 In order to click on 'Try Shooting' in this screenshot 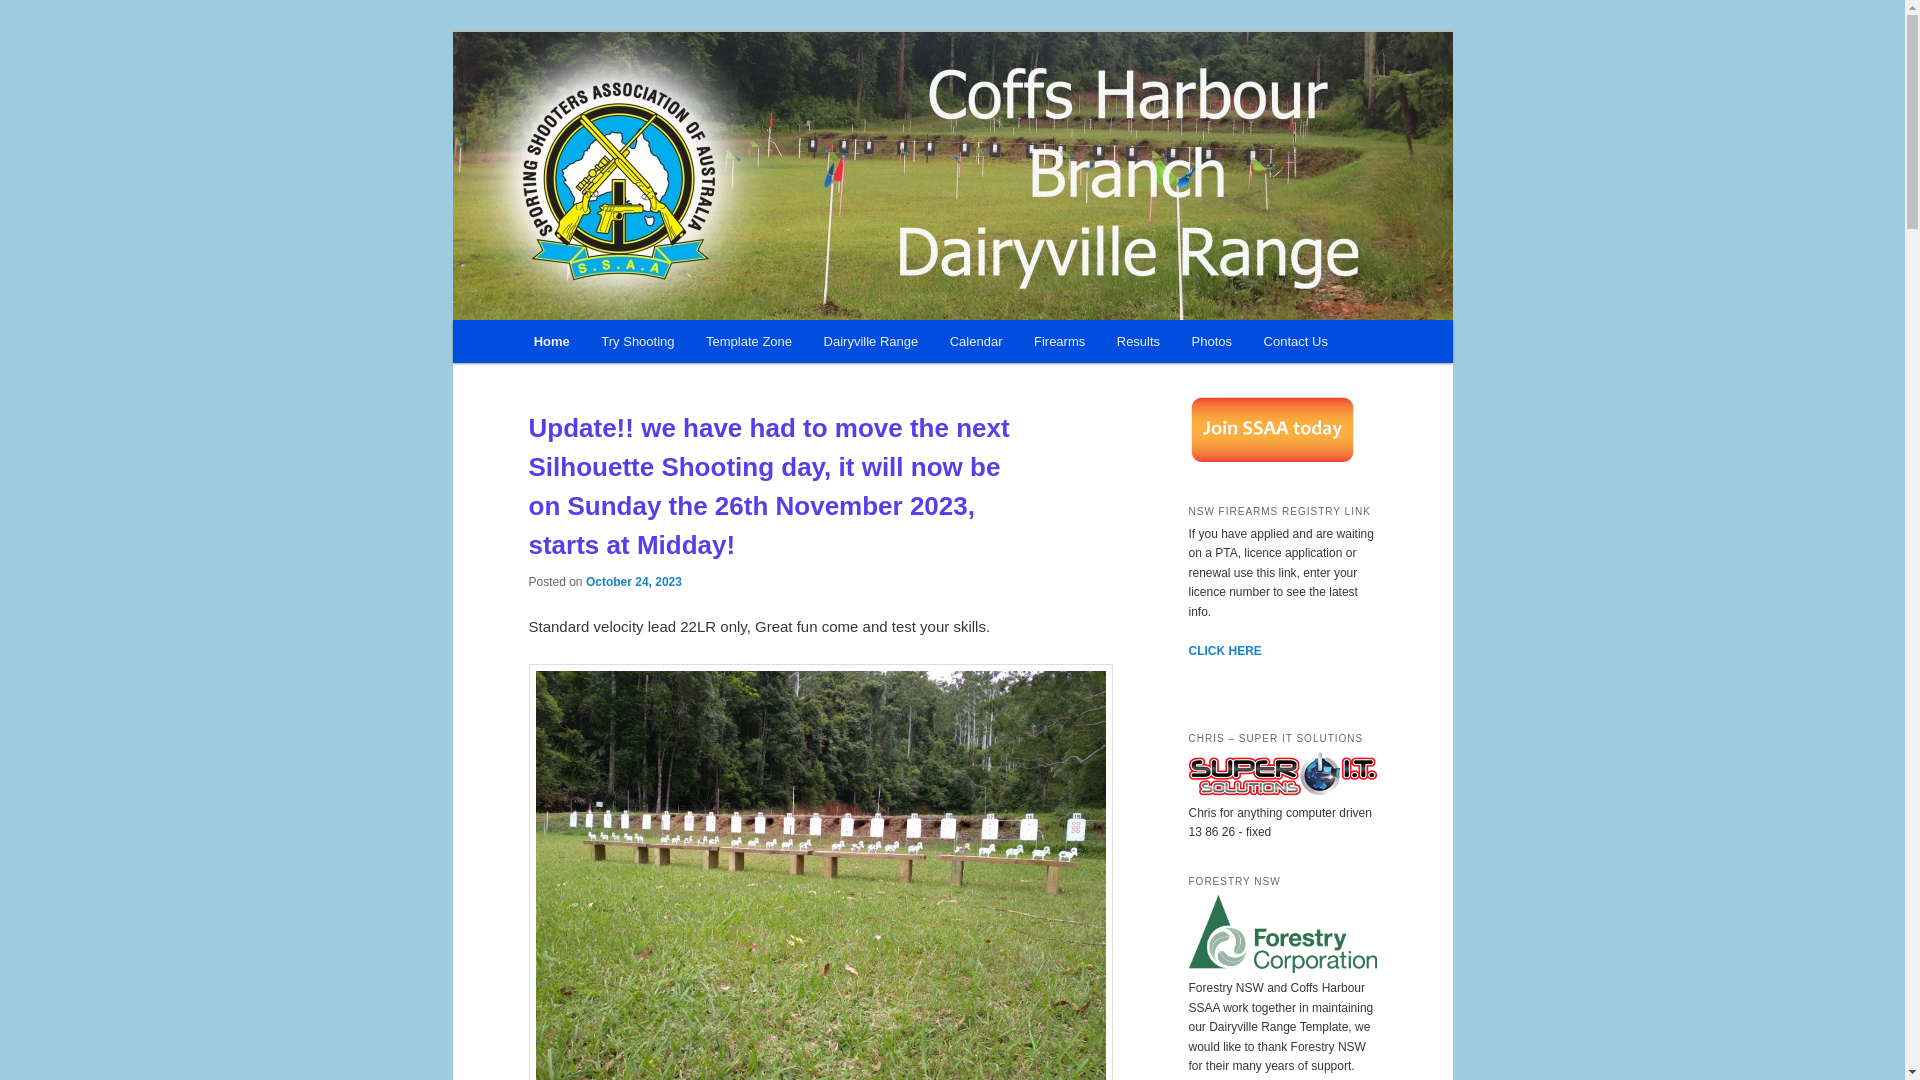, I will do `click(637, 340)`.